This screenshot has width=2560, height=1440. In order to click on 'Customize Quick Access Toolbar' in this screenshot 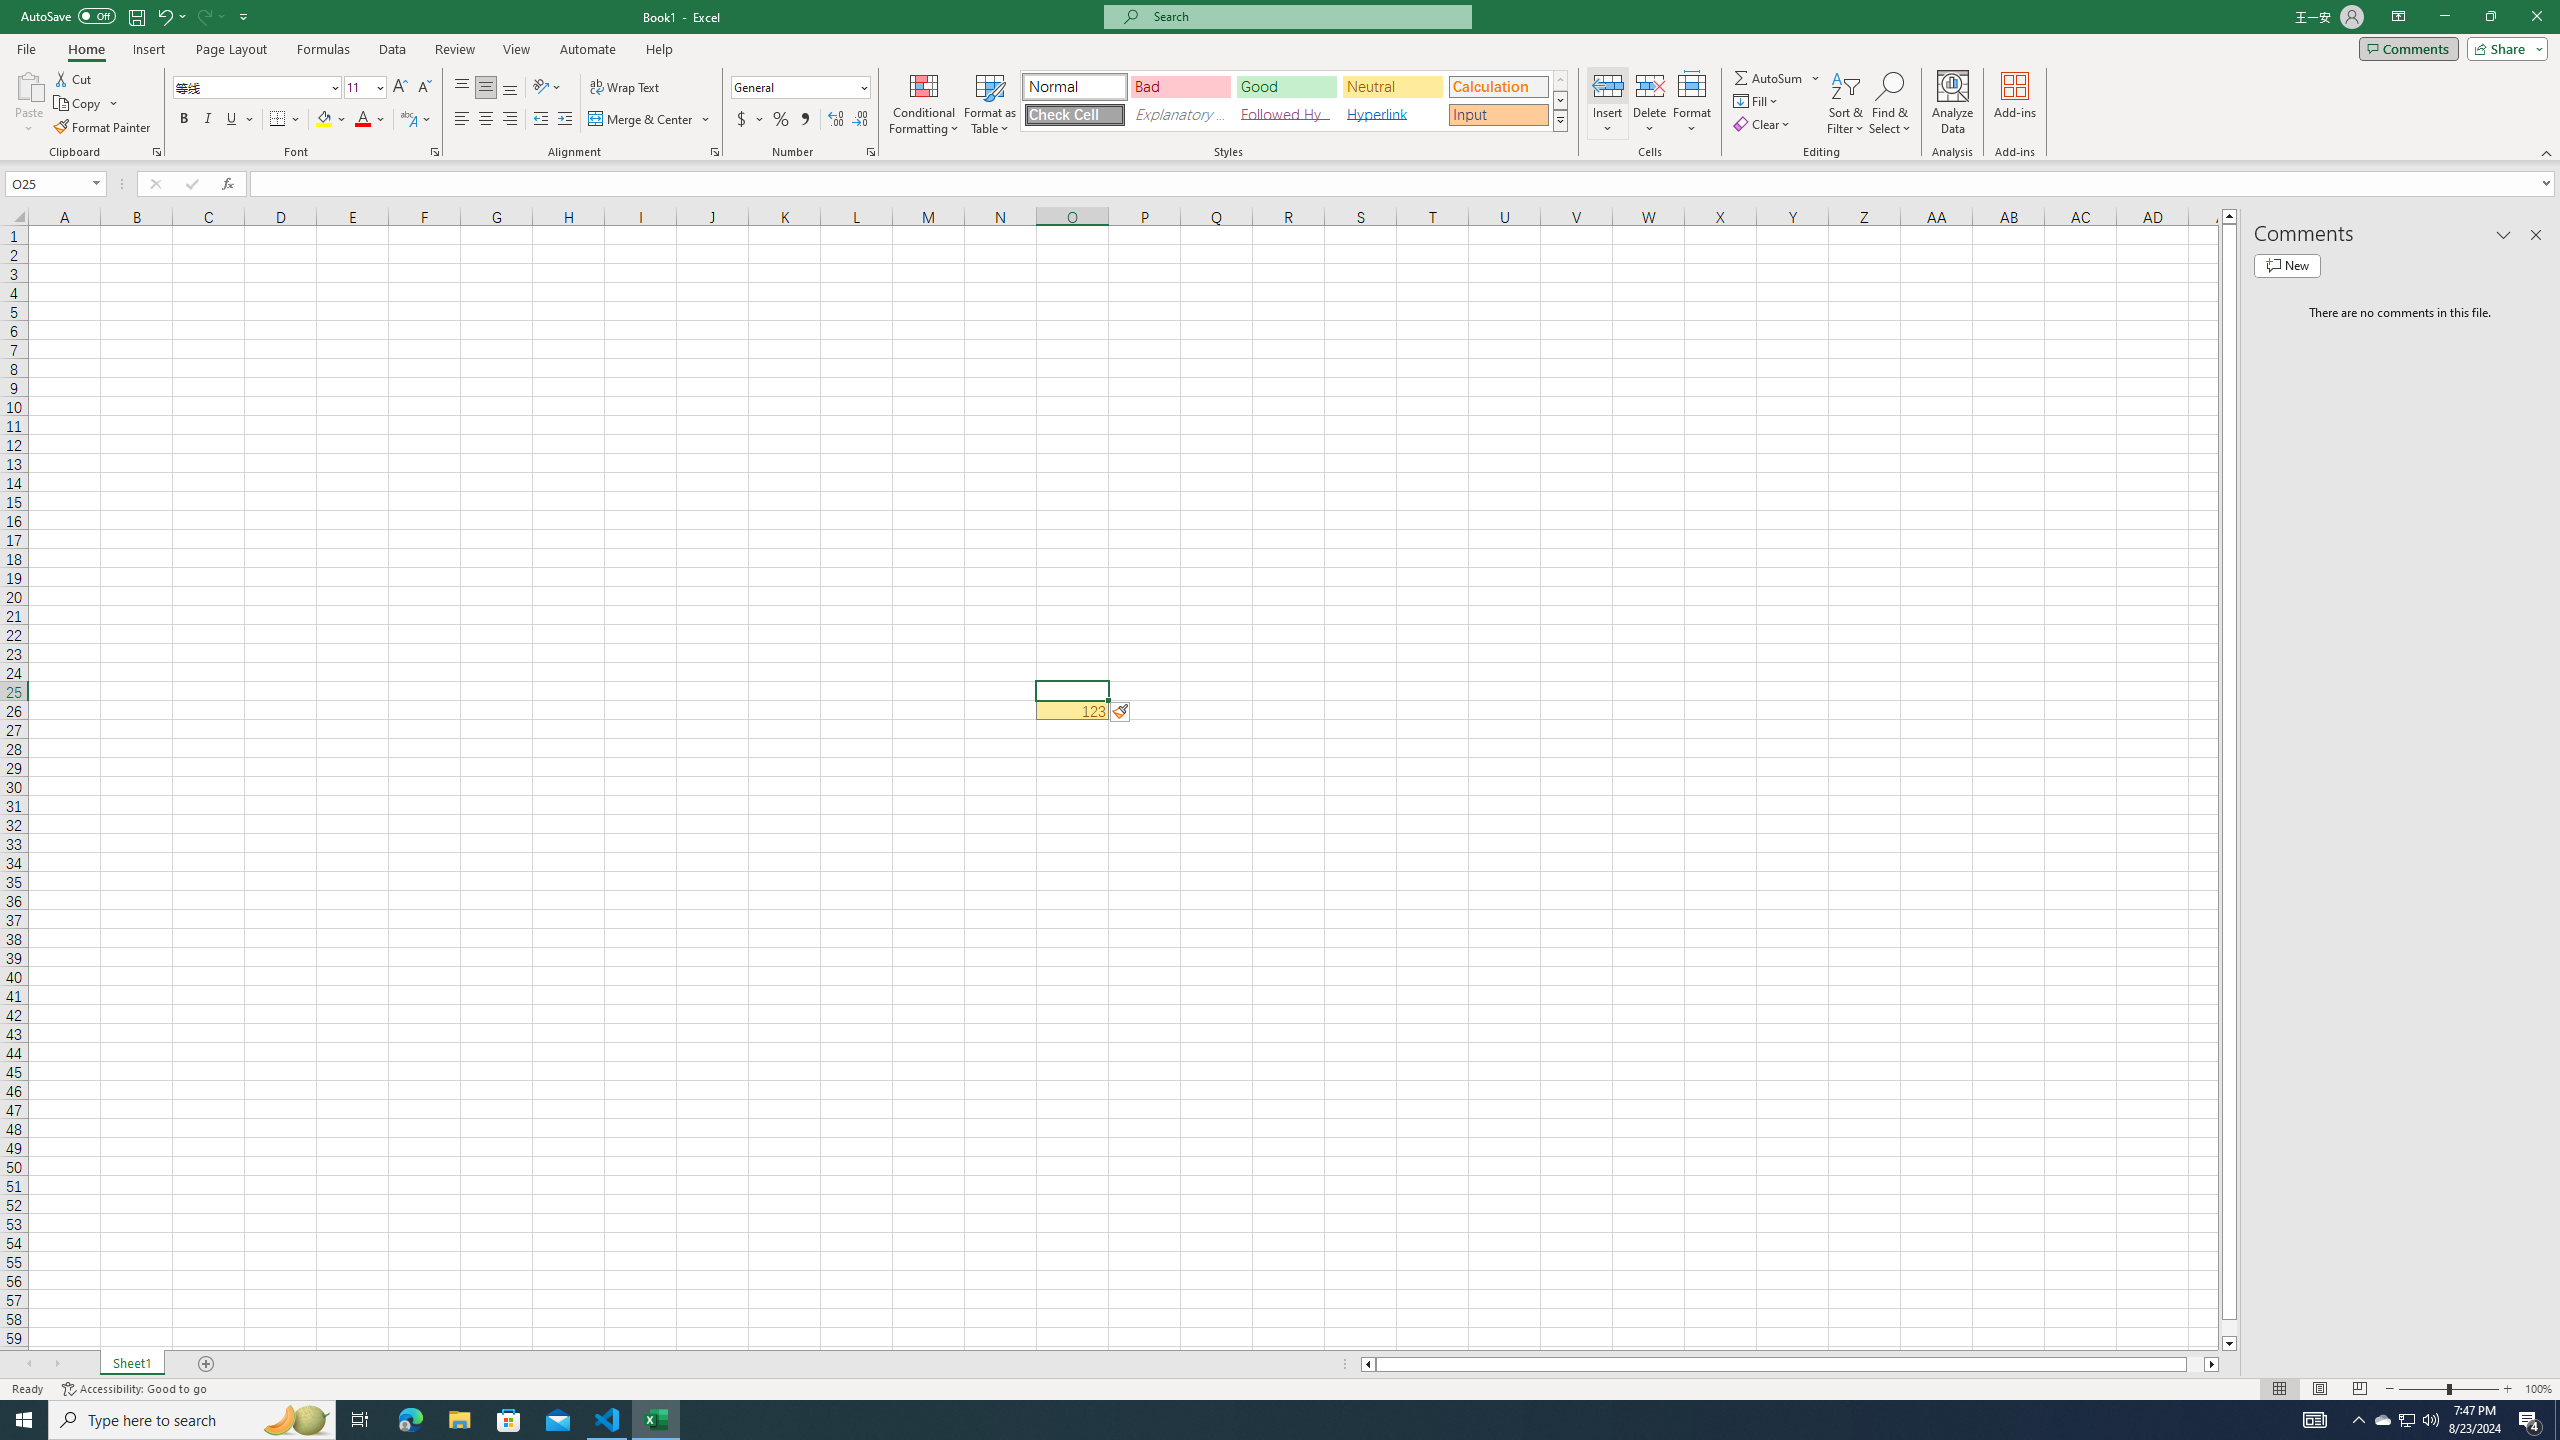, I will do `click(244, 15)`.